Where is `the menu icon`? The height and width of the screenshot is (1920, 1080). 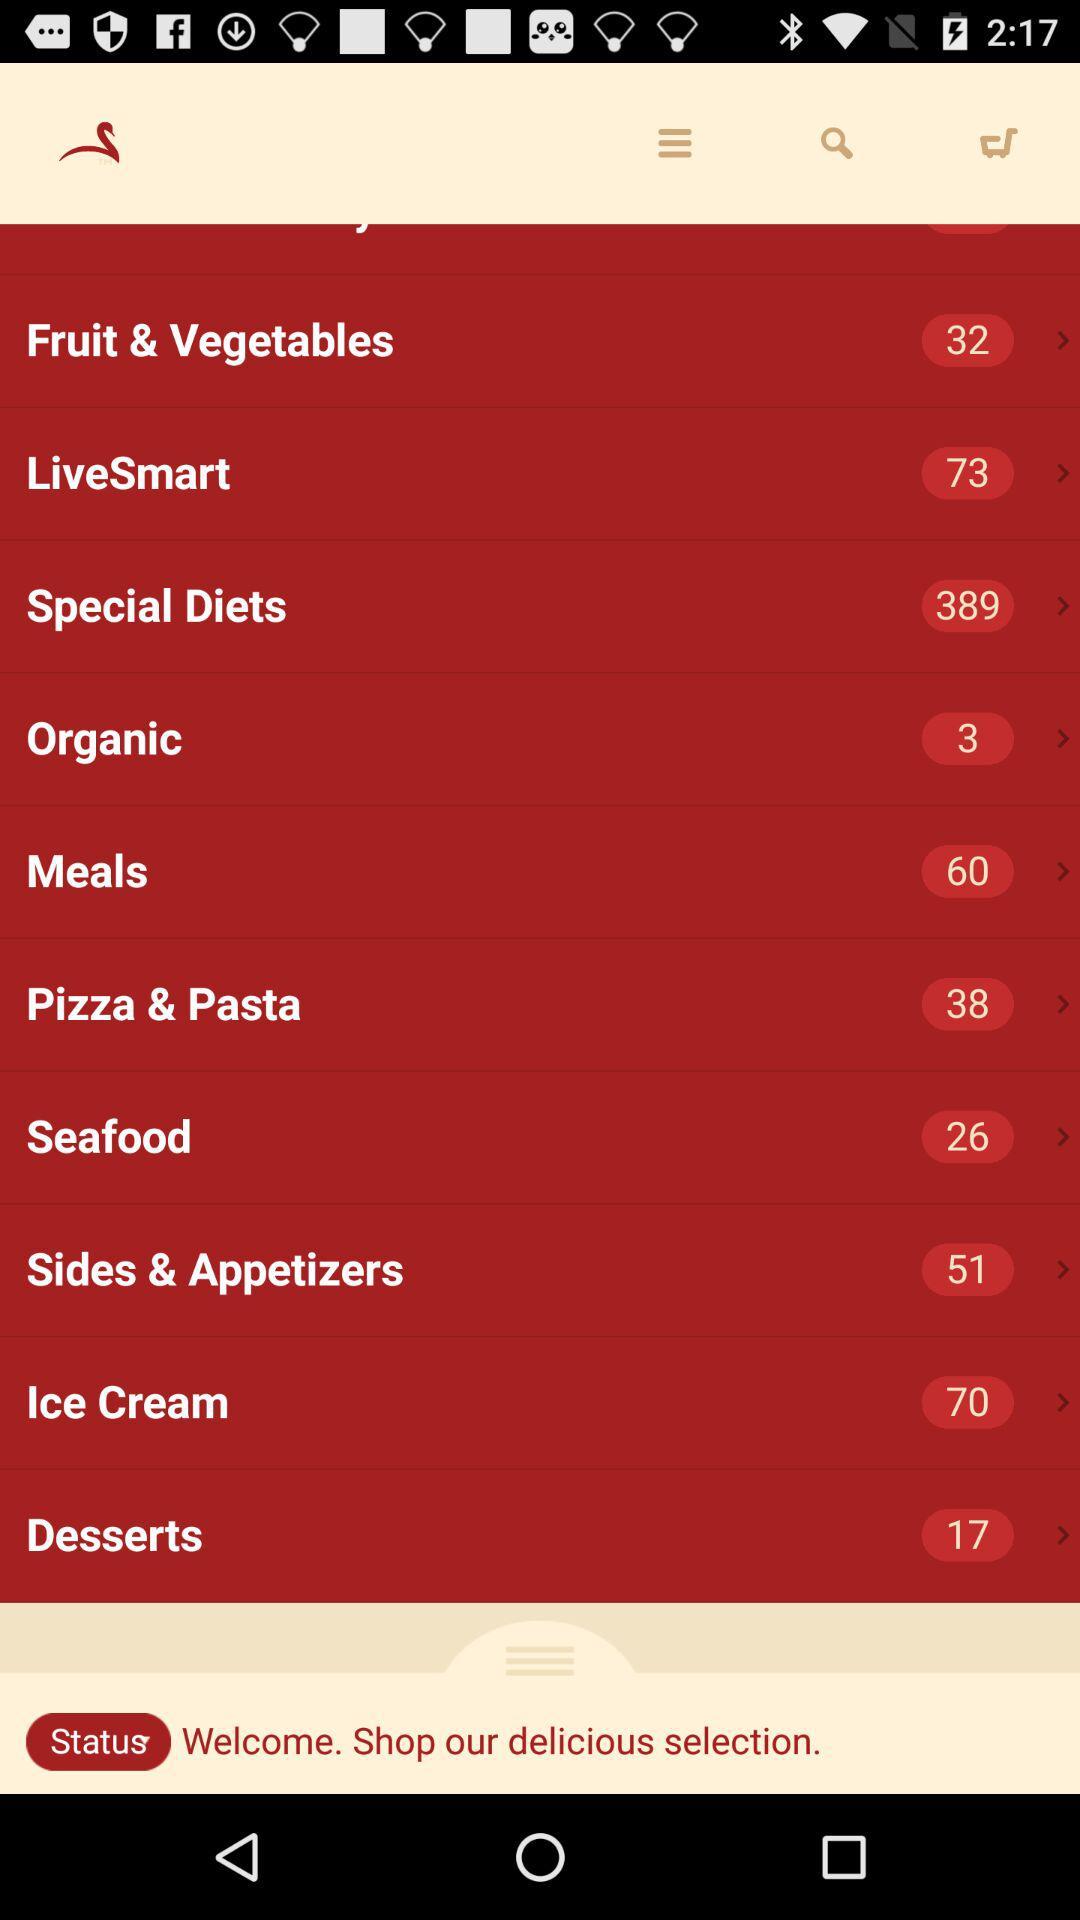 the menu icon is located at coordinates (675, 152).